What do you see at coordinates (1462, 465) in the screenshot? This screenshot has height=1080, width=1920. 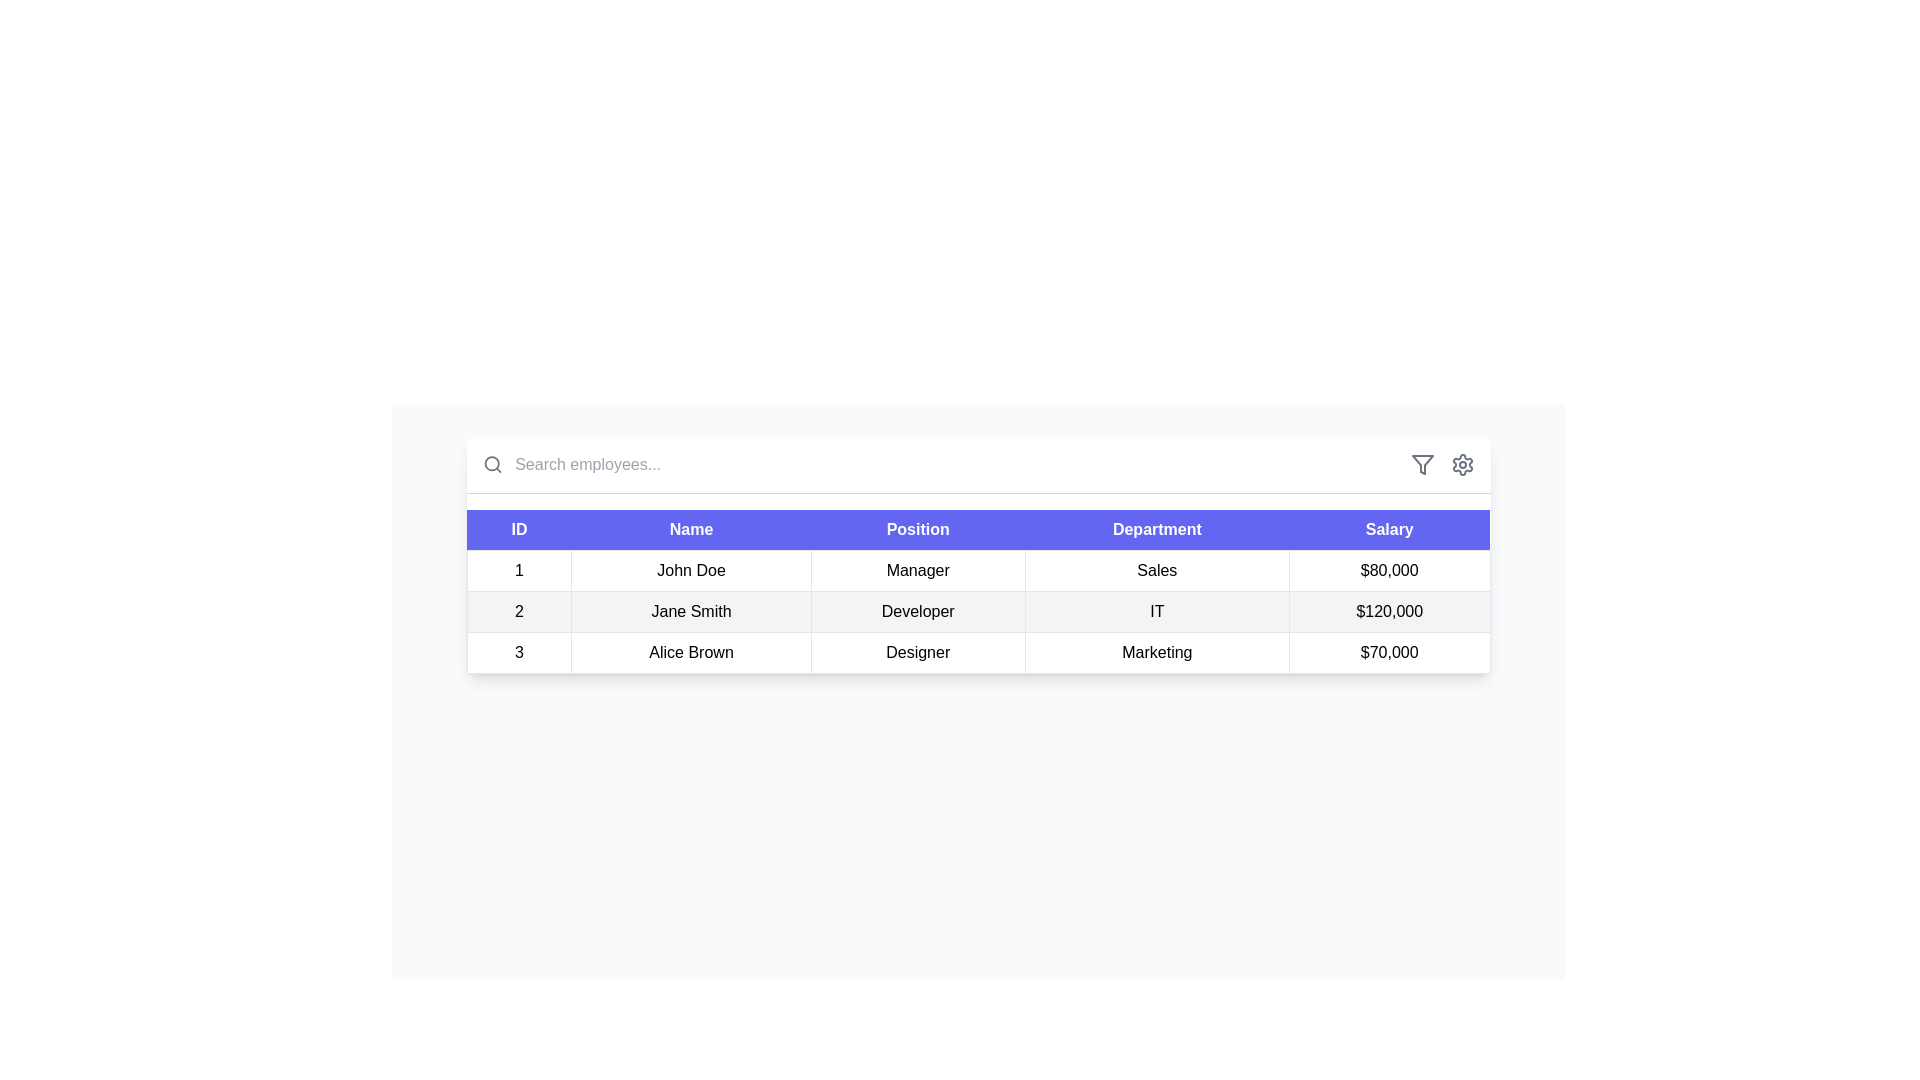 I see `the settings icon, which is a cogwheel-shaped graphical icon located at the top right corner of the table interface` at bounding box center [1462, 465].